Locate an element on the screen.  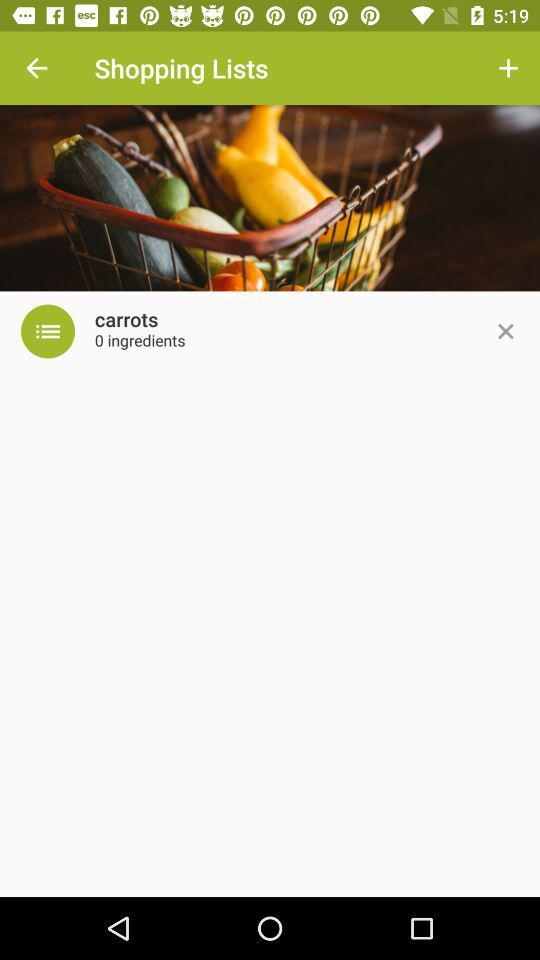
close is located at coordinates (504, 331).